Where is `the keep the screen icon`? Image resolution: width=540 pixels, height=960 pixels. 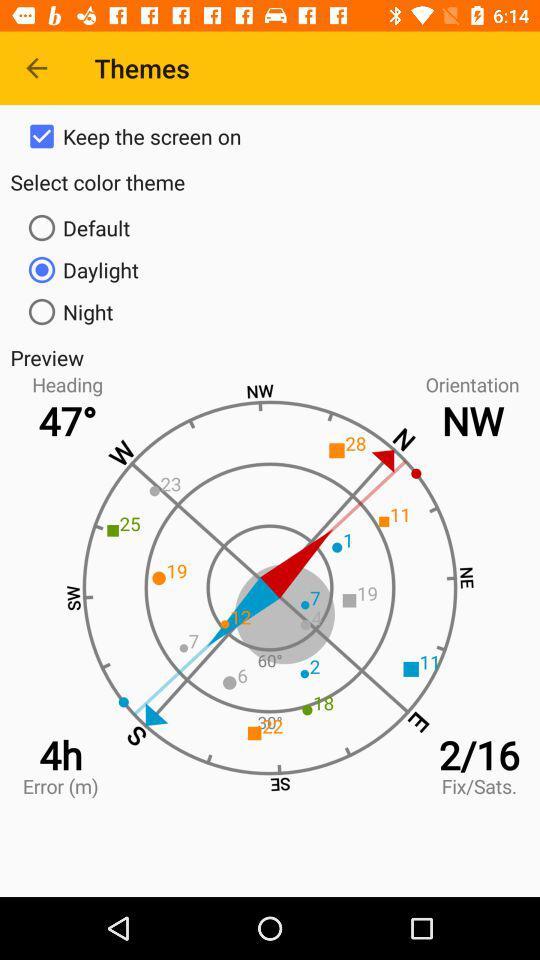 the keep the screen icon is located at coordinates (270, 135).